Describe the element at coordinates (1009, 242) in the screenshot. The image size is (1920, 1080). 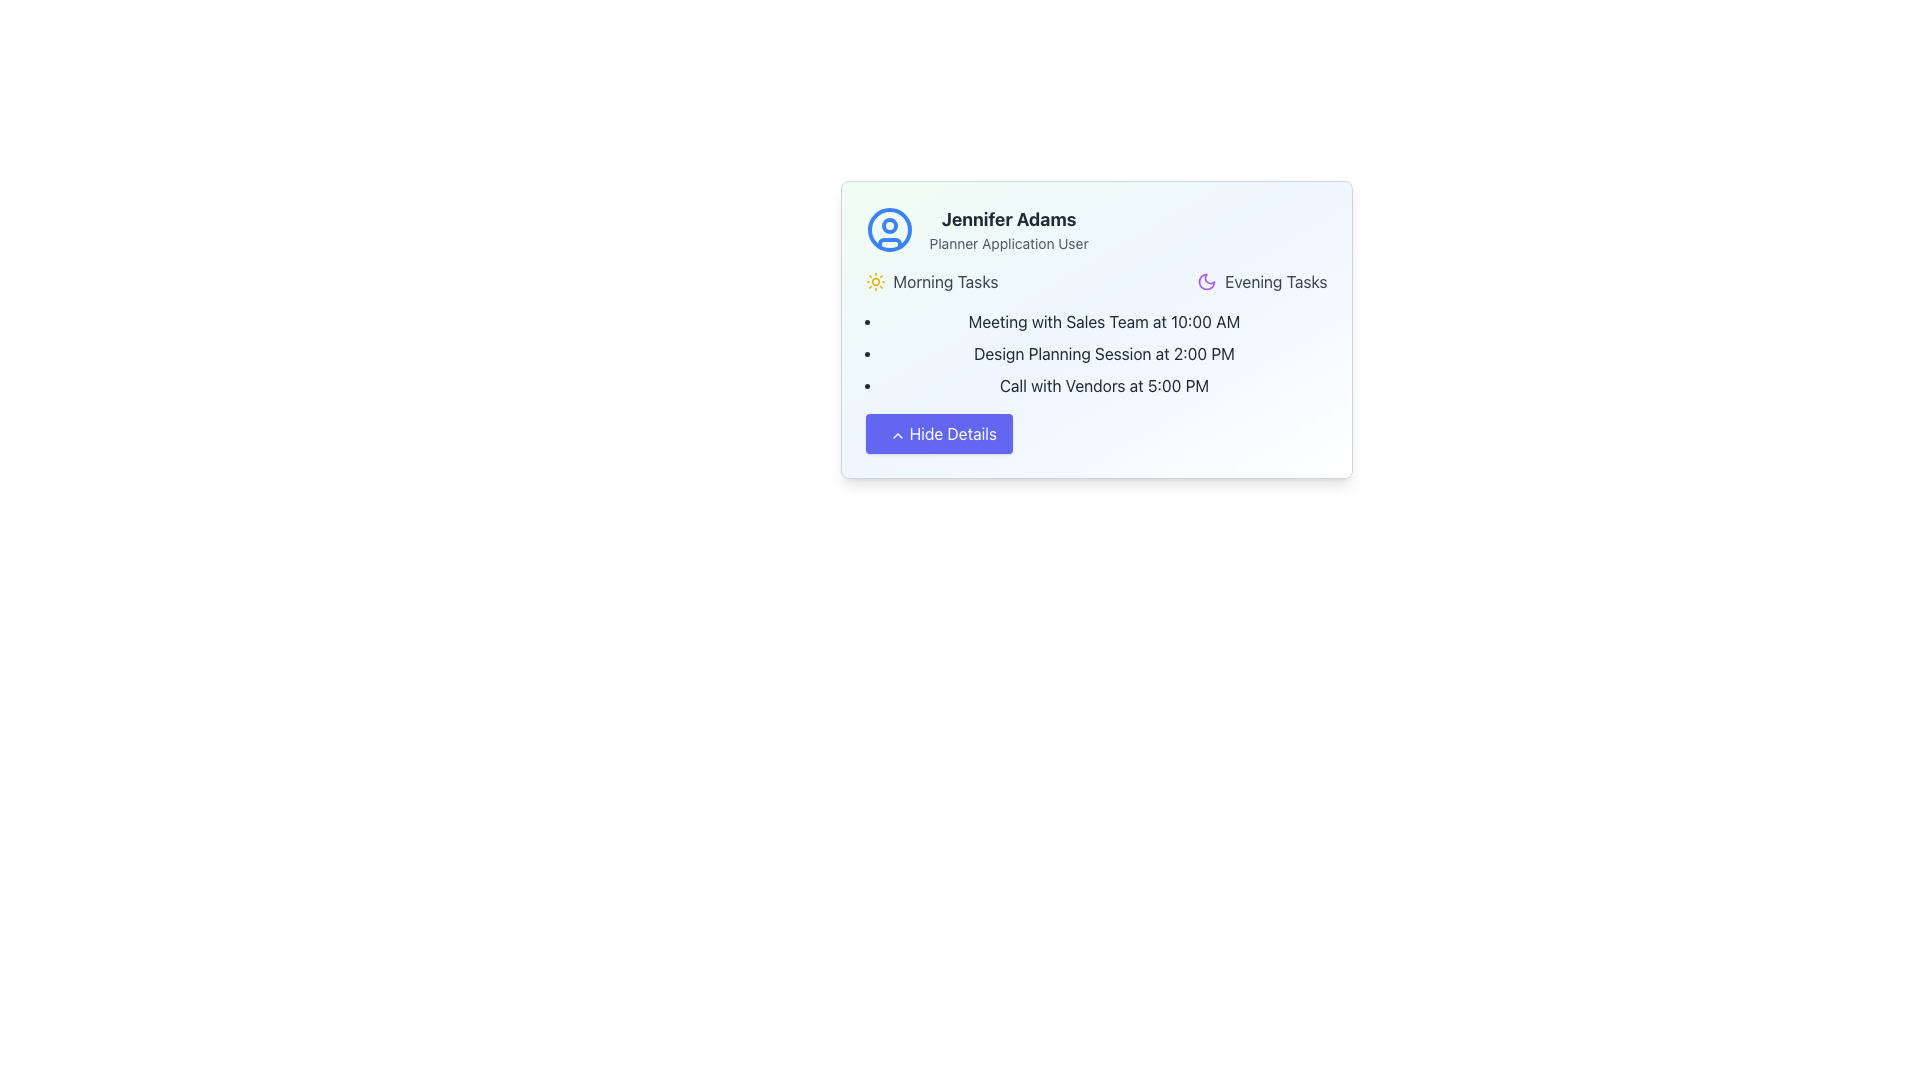
I see `information from the Text Label that describes the user role, located below the name 'Jennifer Adams' in the profile card layout` at that location.